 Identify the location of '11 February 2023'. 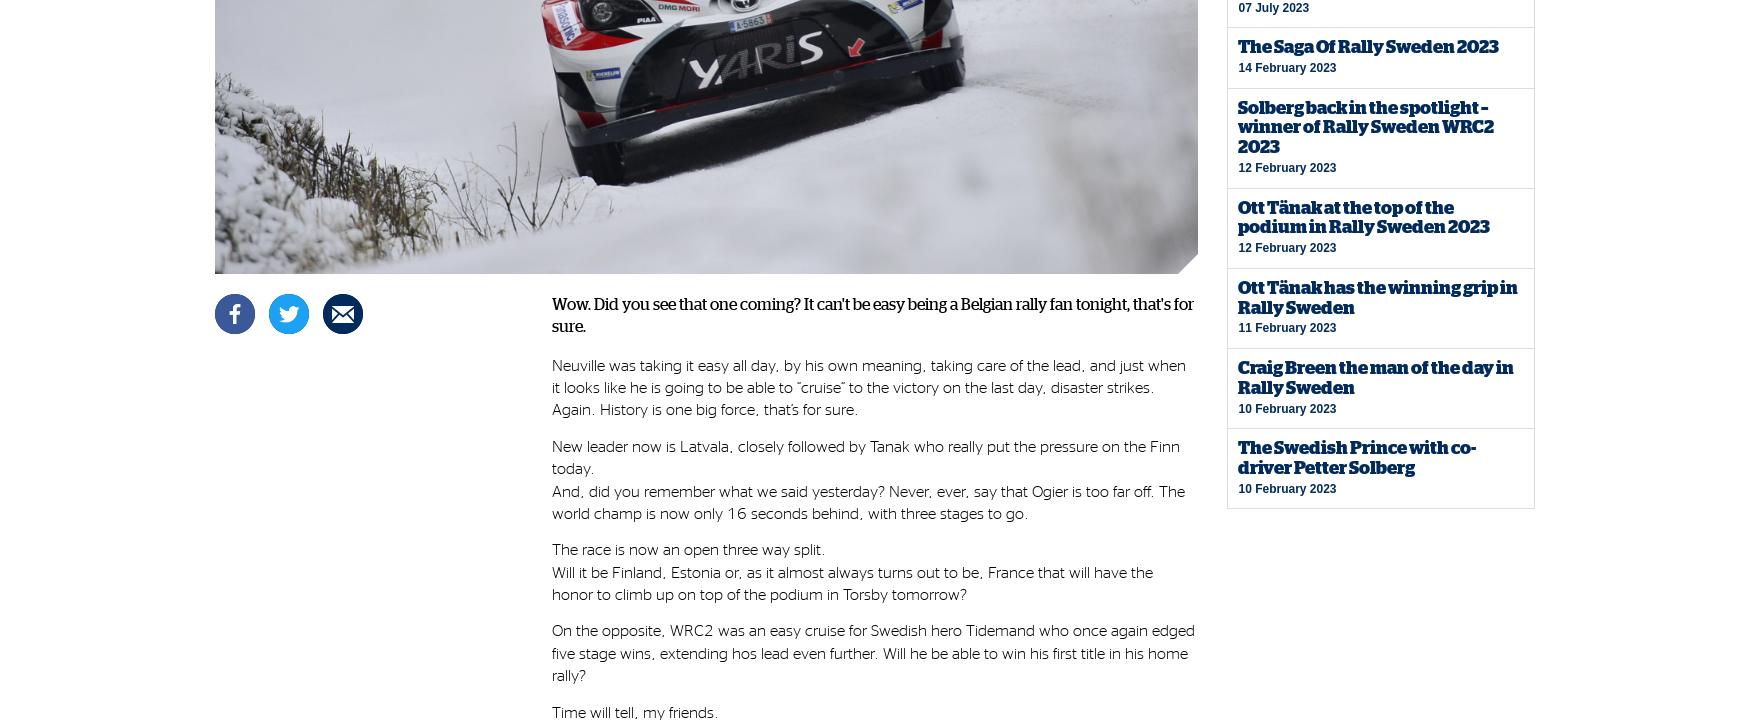
(1285, 327).